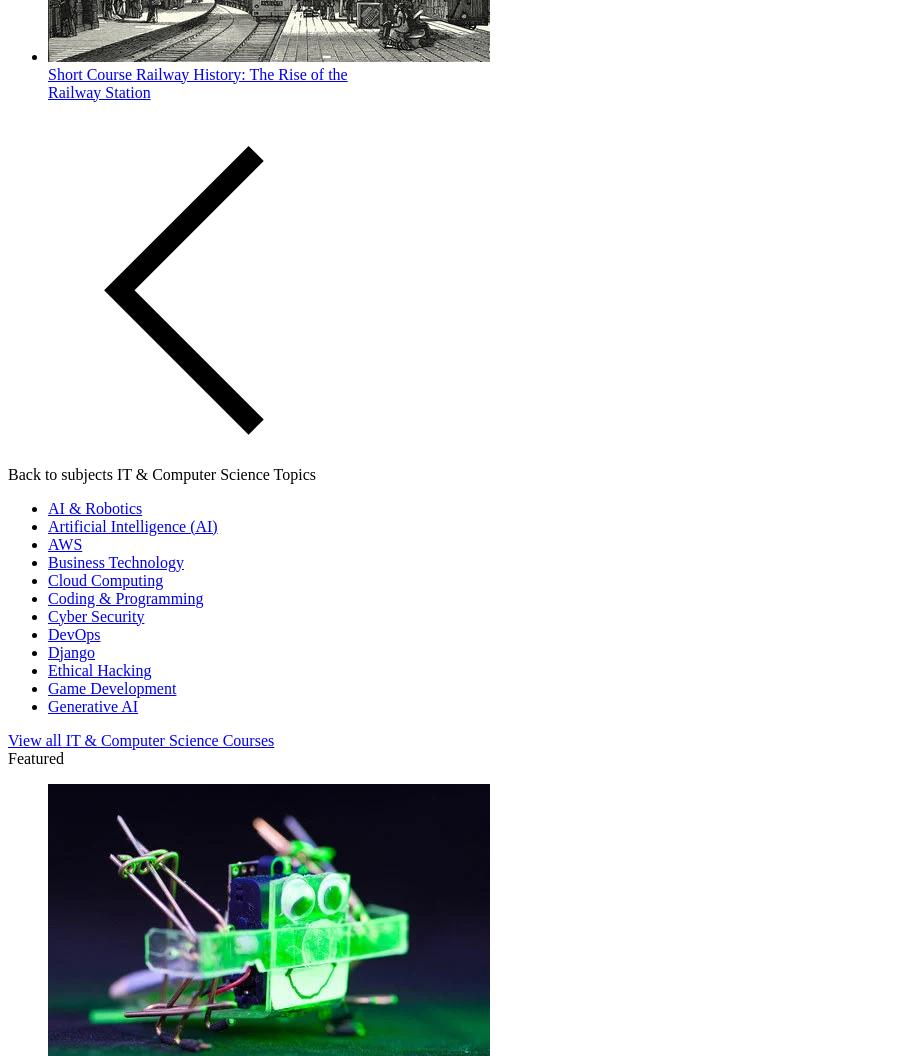  Describe the element at coordinates (98, 669) in the screenshot. I see `'Ethical Hacking'` at that location.